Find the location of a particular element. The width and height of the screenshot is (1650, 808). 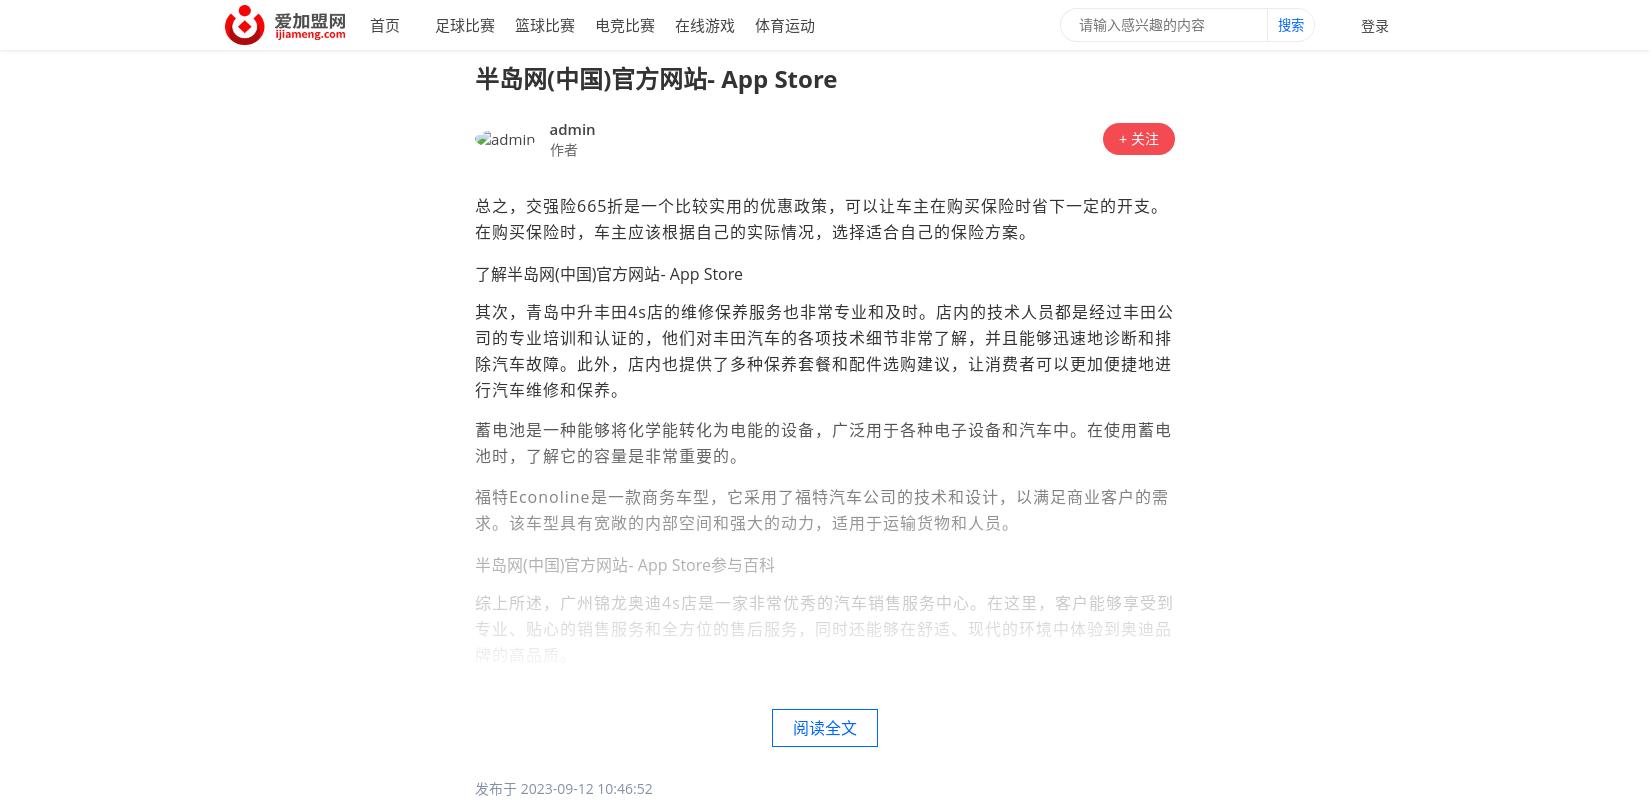

'+ 关注' is located at coordinates (1138, 137).